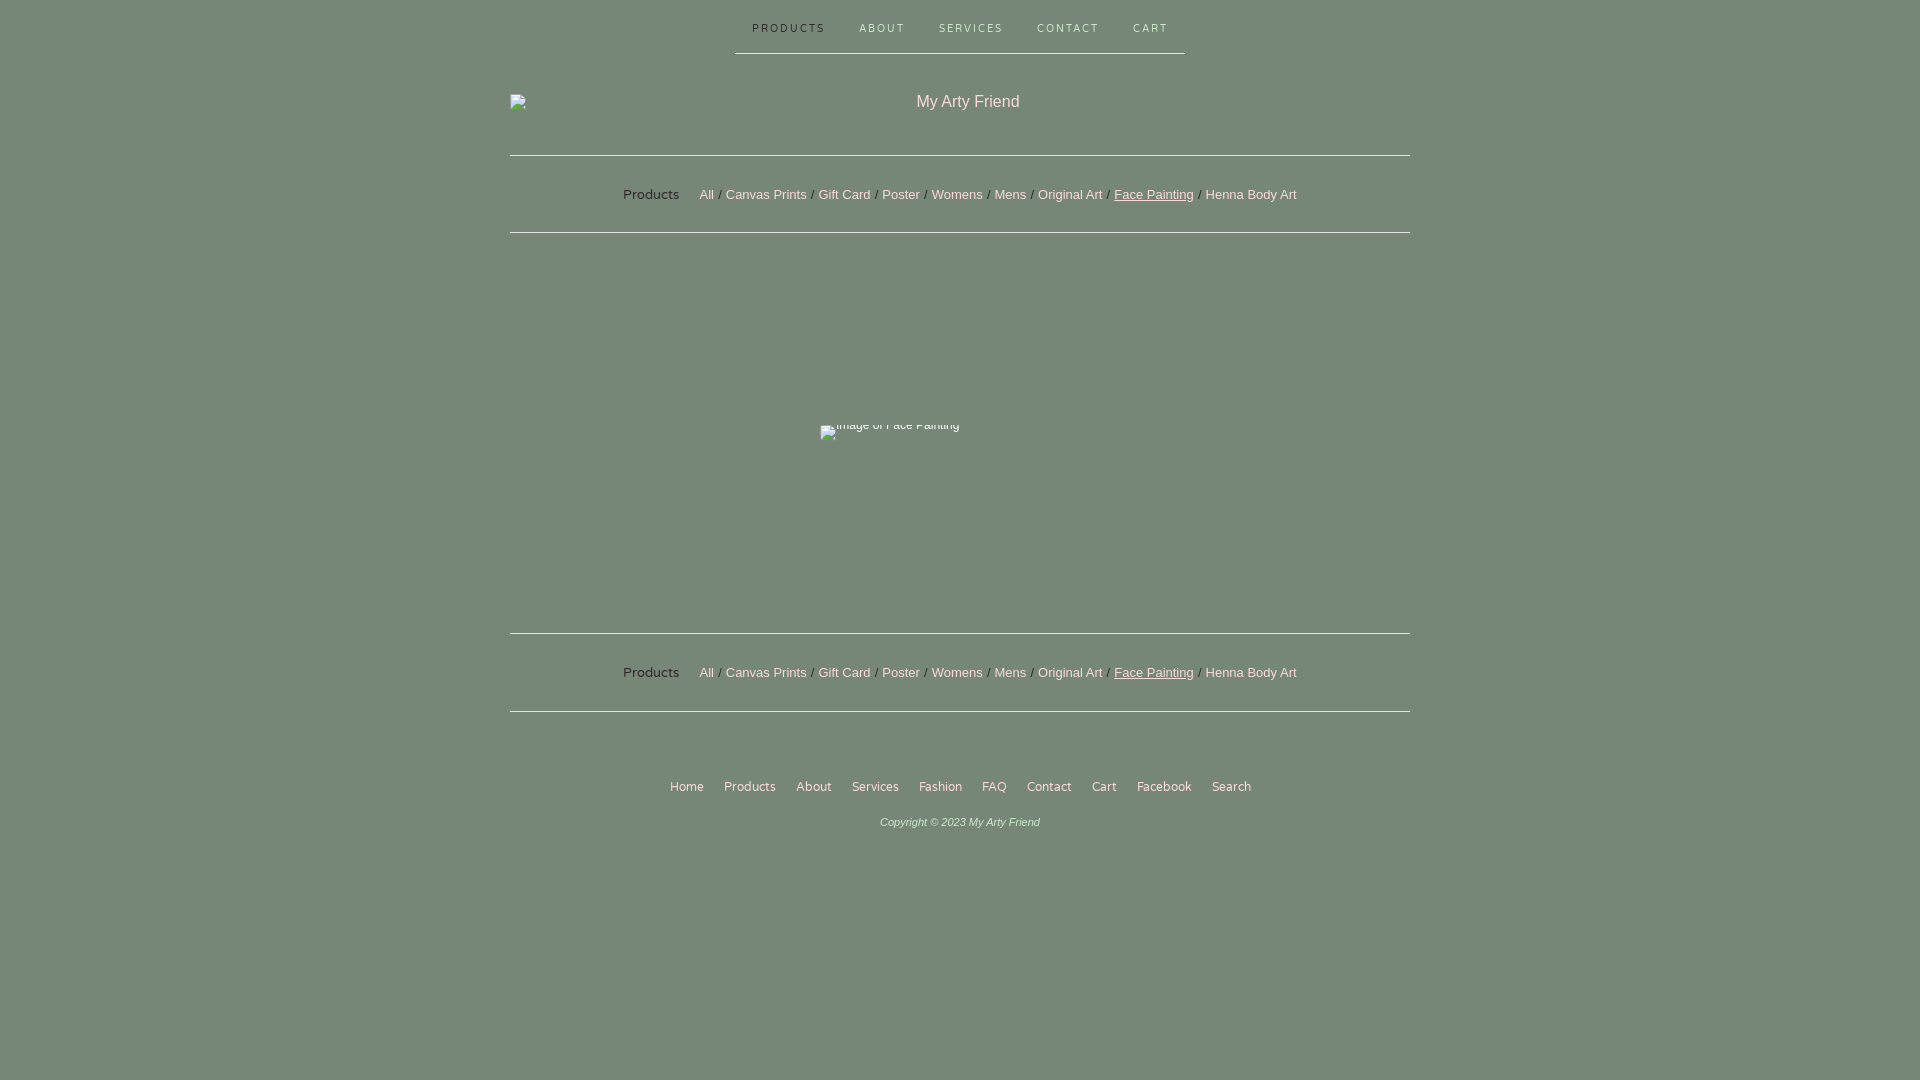 The height and width of the screenshot is (1080, 1920). I want to click on 'FAQ', so click(994, 786).